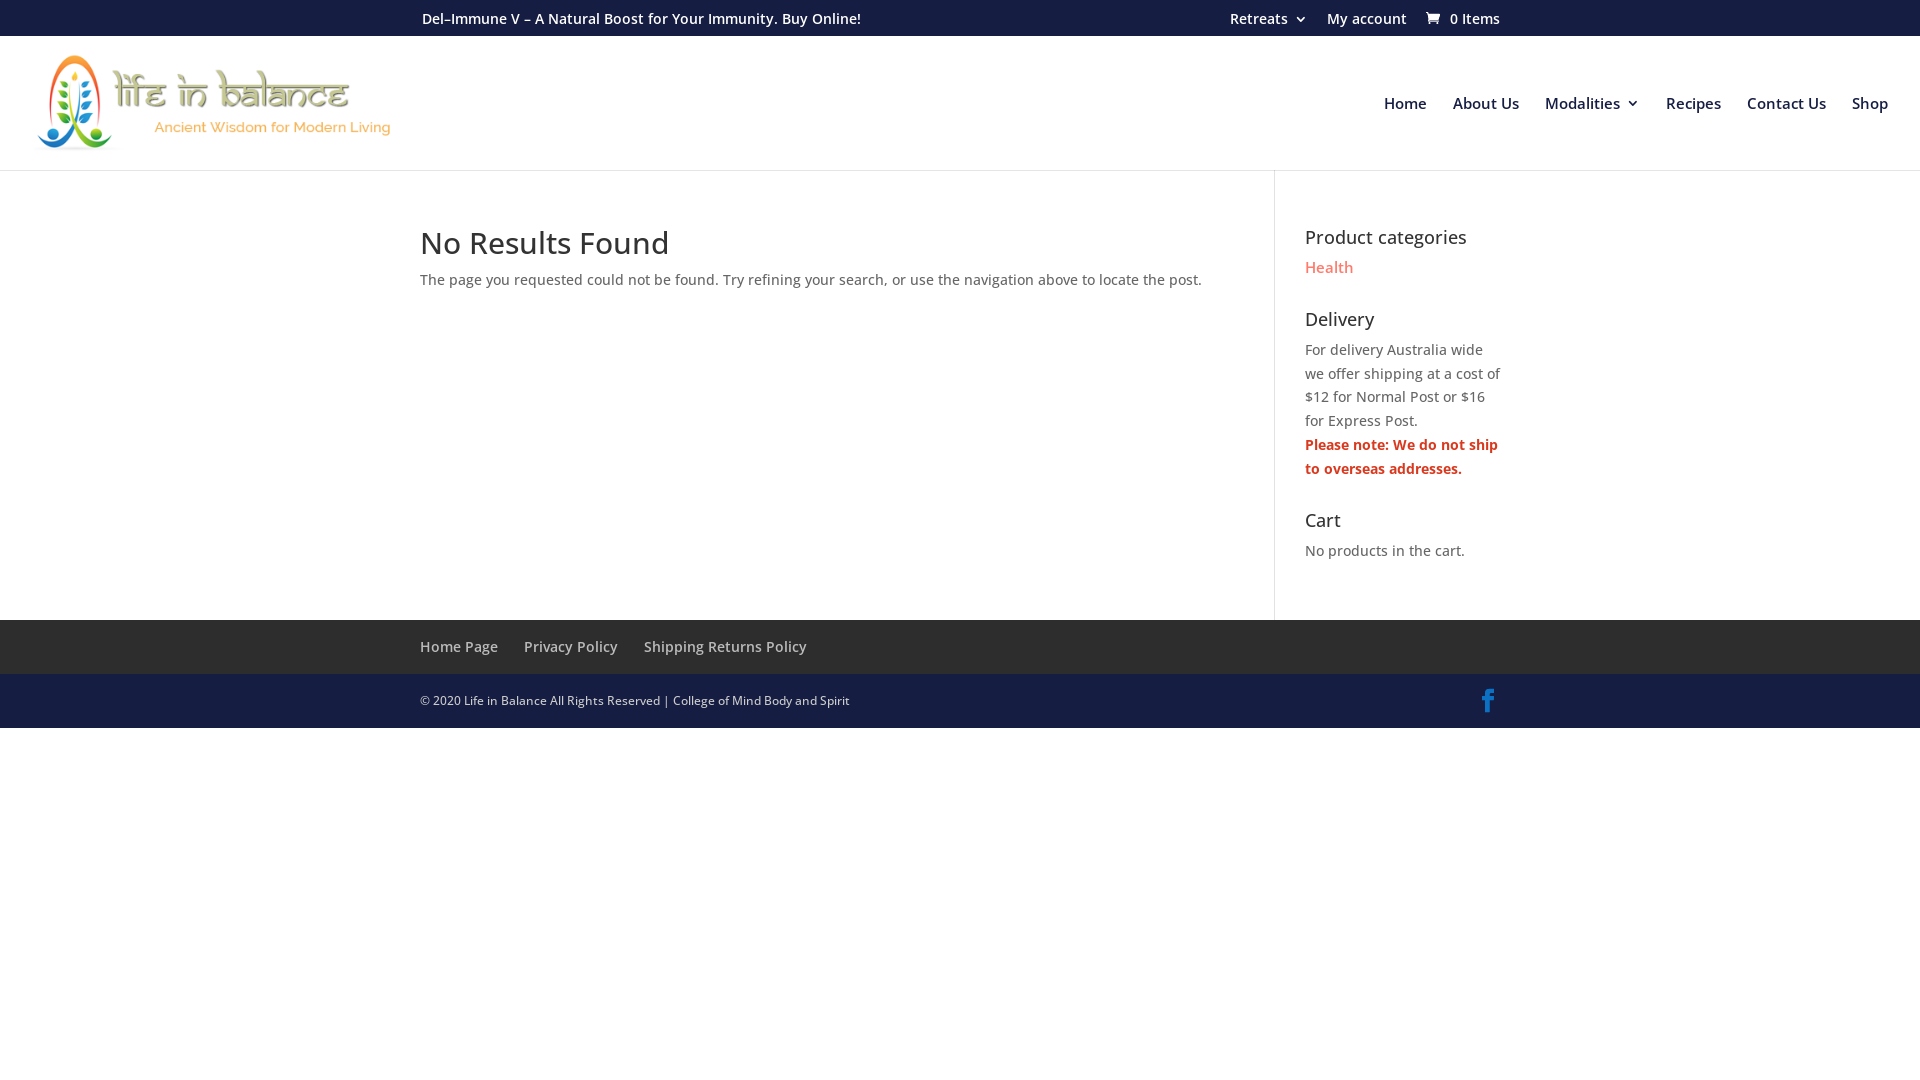 The width and height of the screenshot is (1920, 1080). What do you see at coordinates (724, 646) in the screenshot?
I see `'Shipping Returns Policy'` at bounding box center [724, 646].